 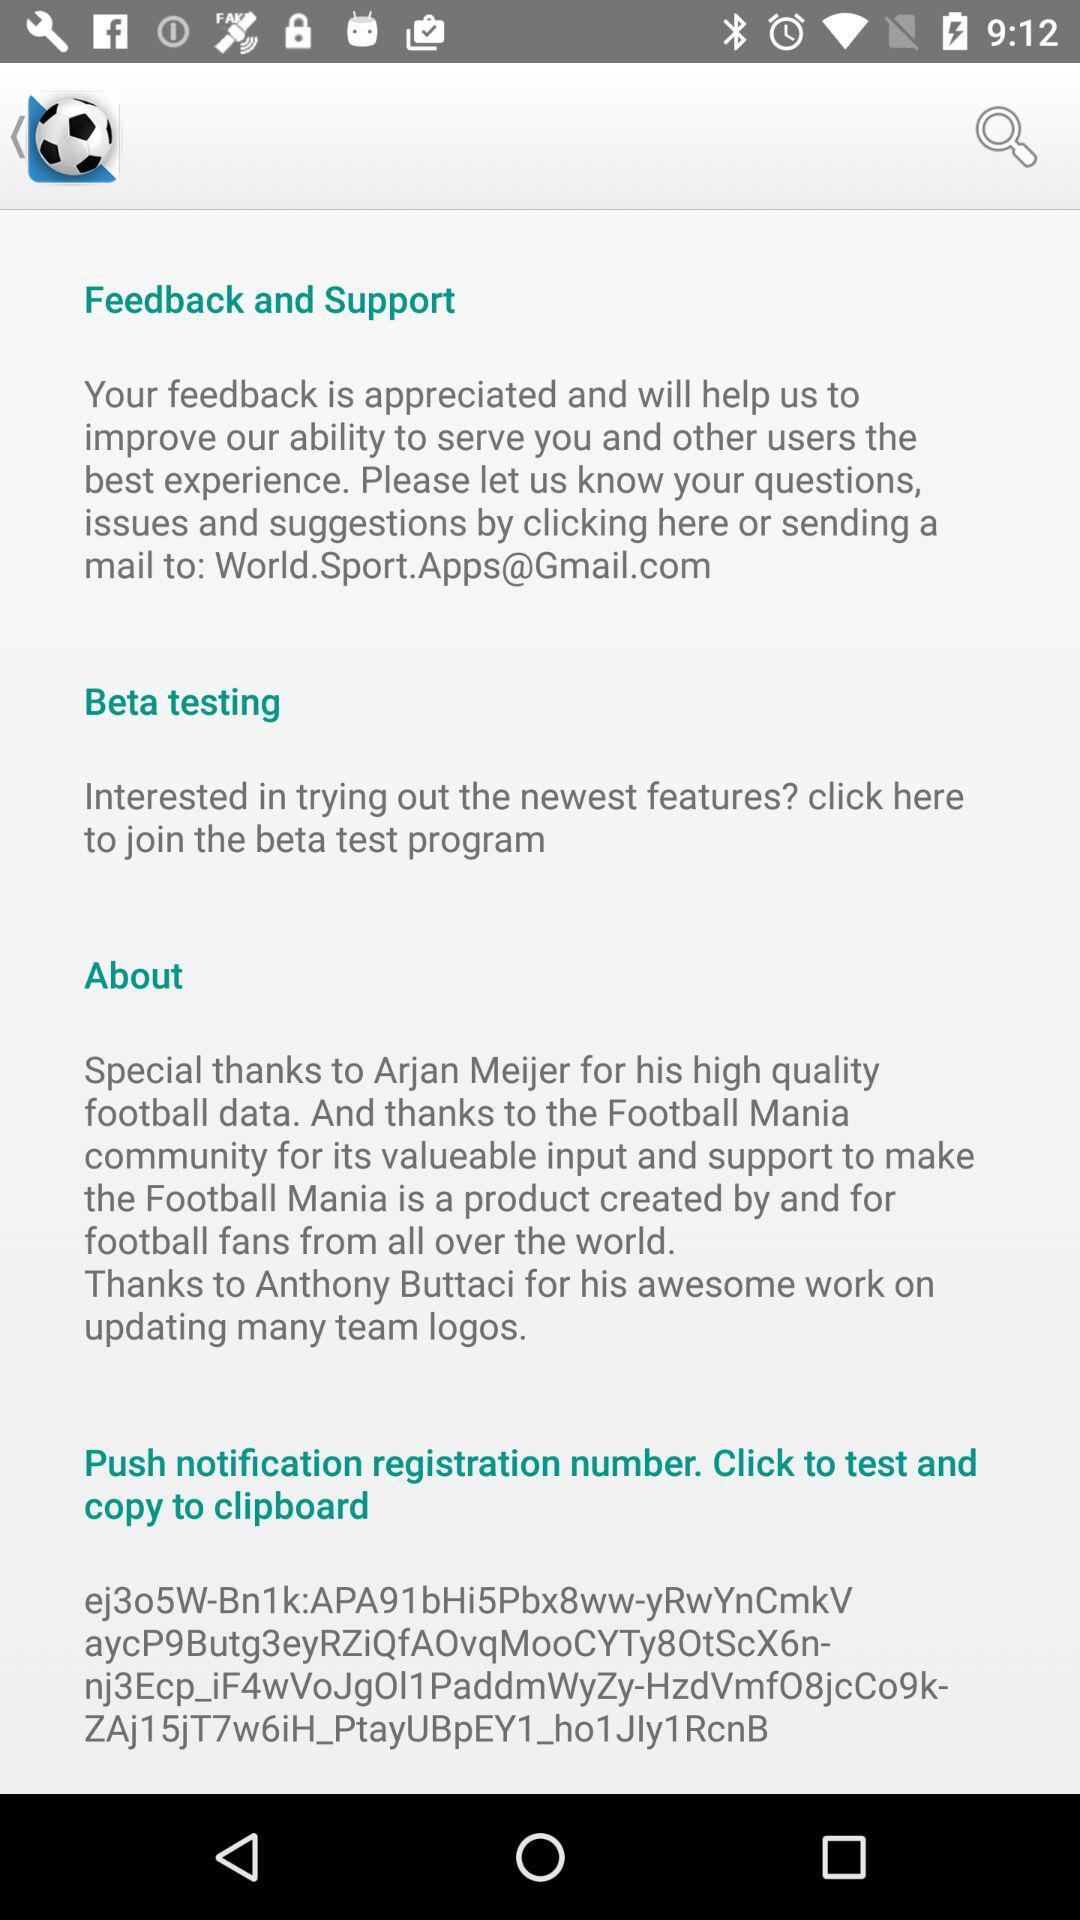 What do you see at coordinates (540, 1462) in the screenshot?
I see `the item below the special thanks to icon` at bounding box center [540, 1462].